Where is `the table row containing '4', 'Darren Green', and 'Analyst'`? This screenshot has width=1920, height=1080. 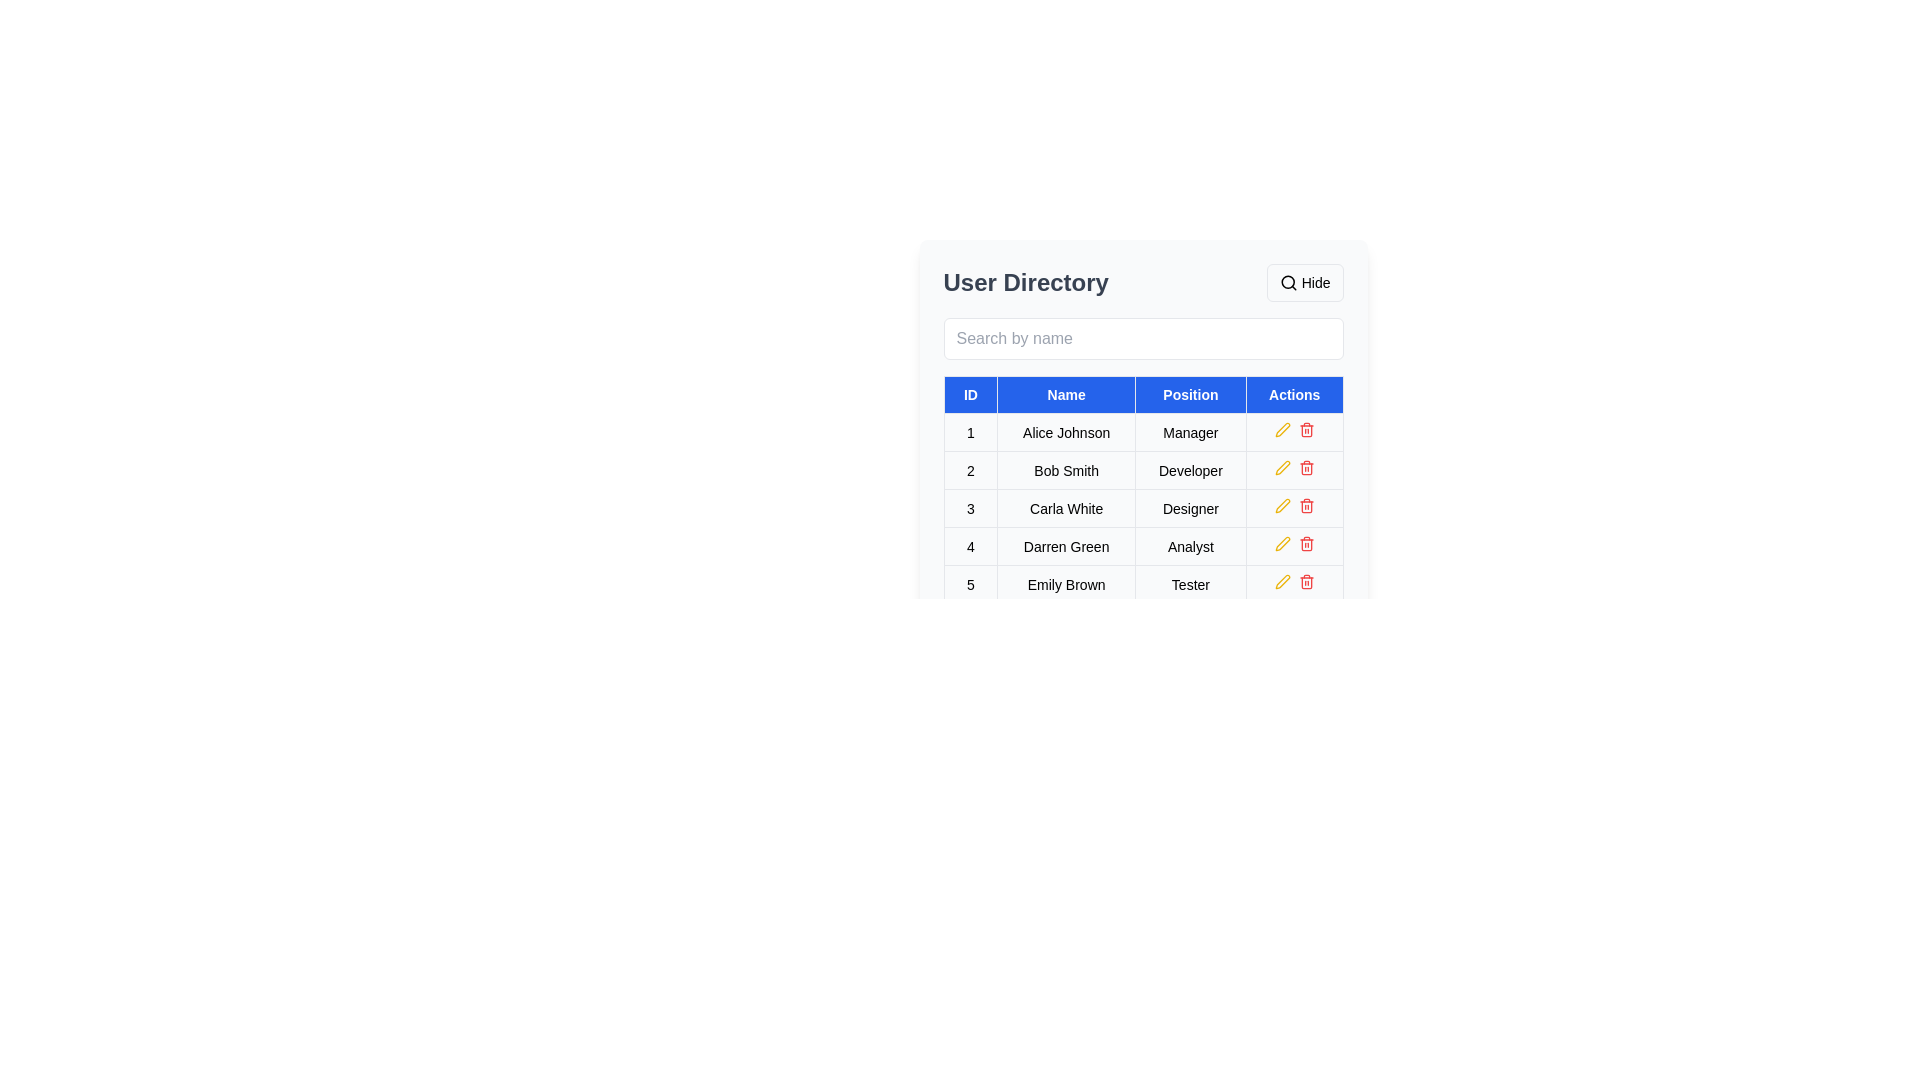
the table row containing '4', 'Darren Green', and 'Analyst' is located at coordinates (1143, 546).